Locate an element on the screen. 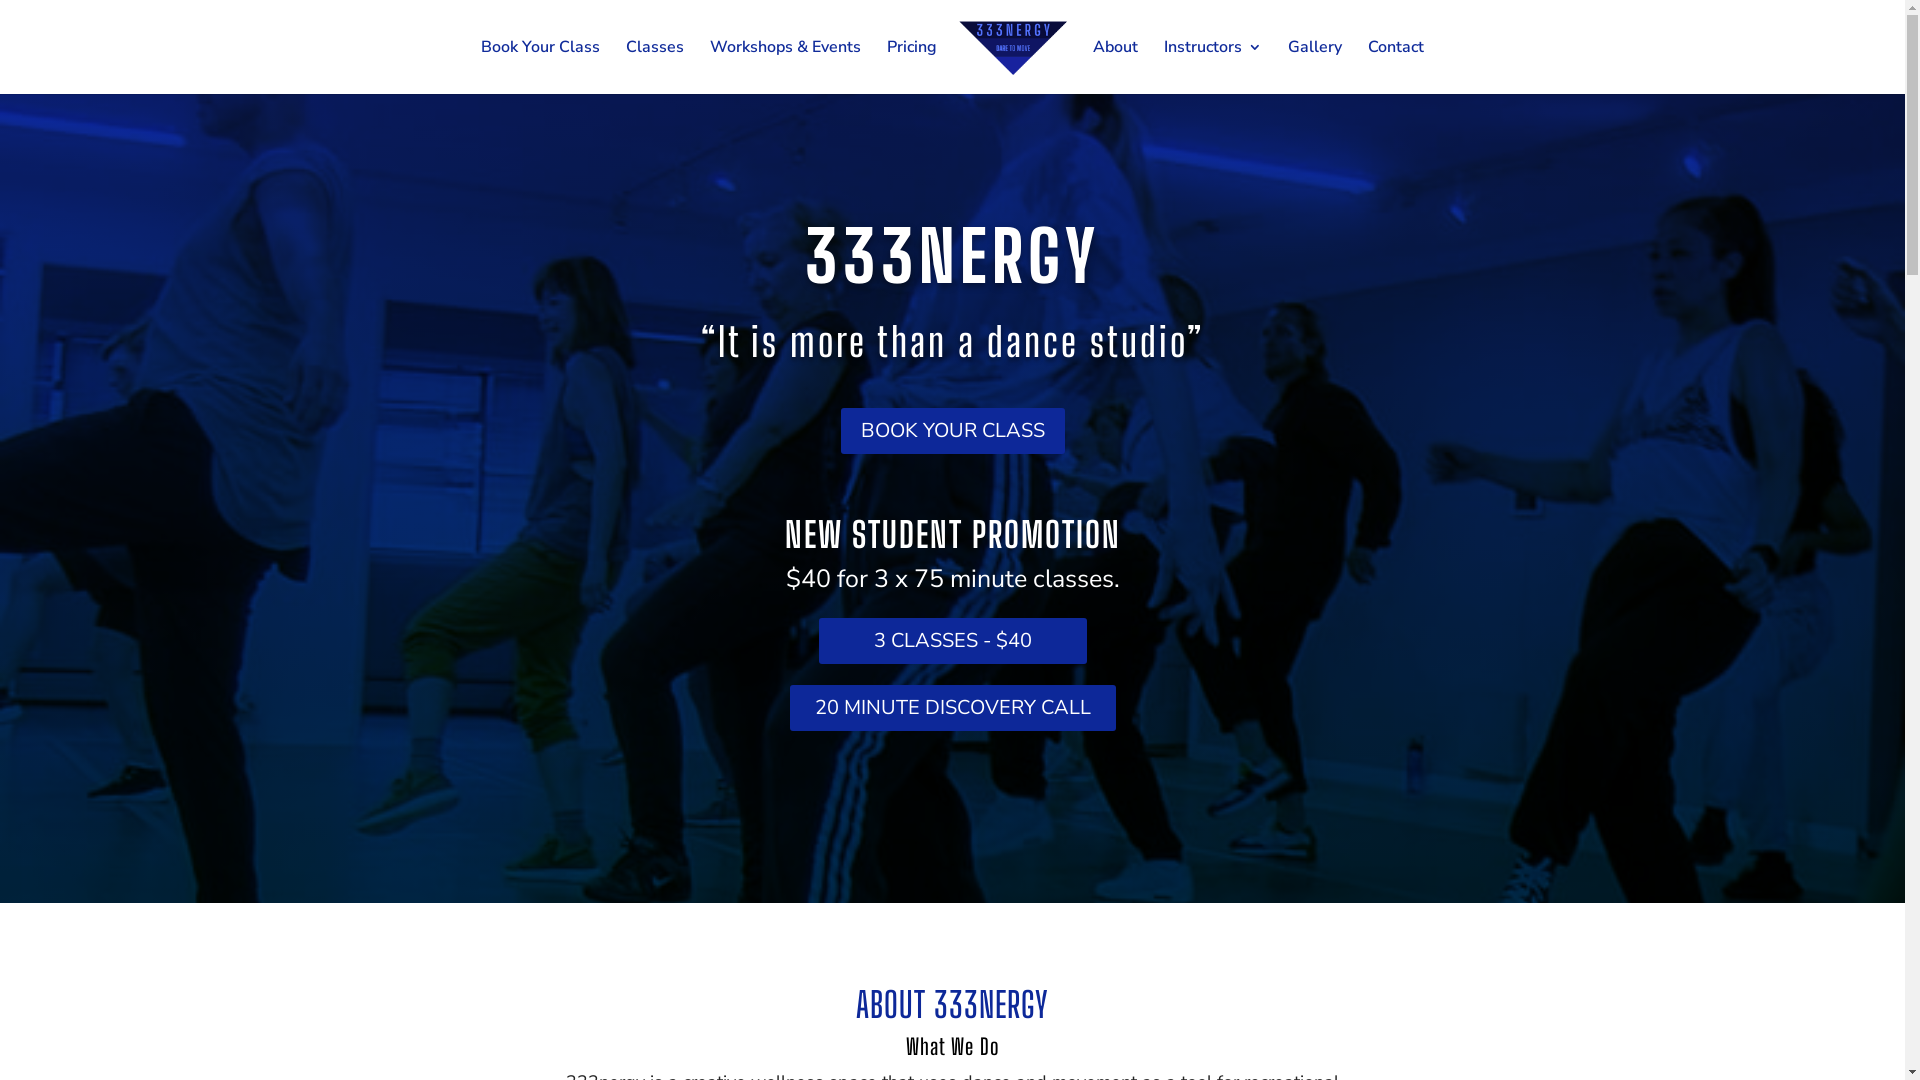 This screenshot has height=1080, width=1920. '20 MINUTE DISCOVERY CALL' is located at coordinates (952, 707).